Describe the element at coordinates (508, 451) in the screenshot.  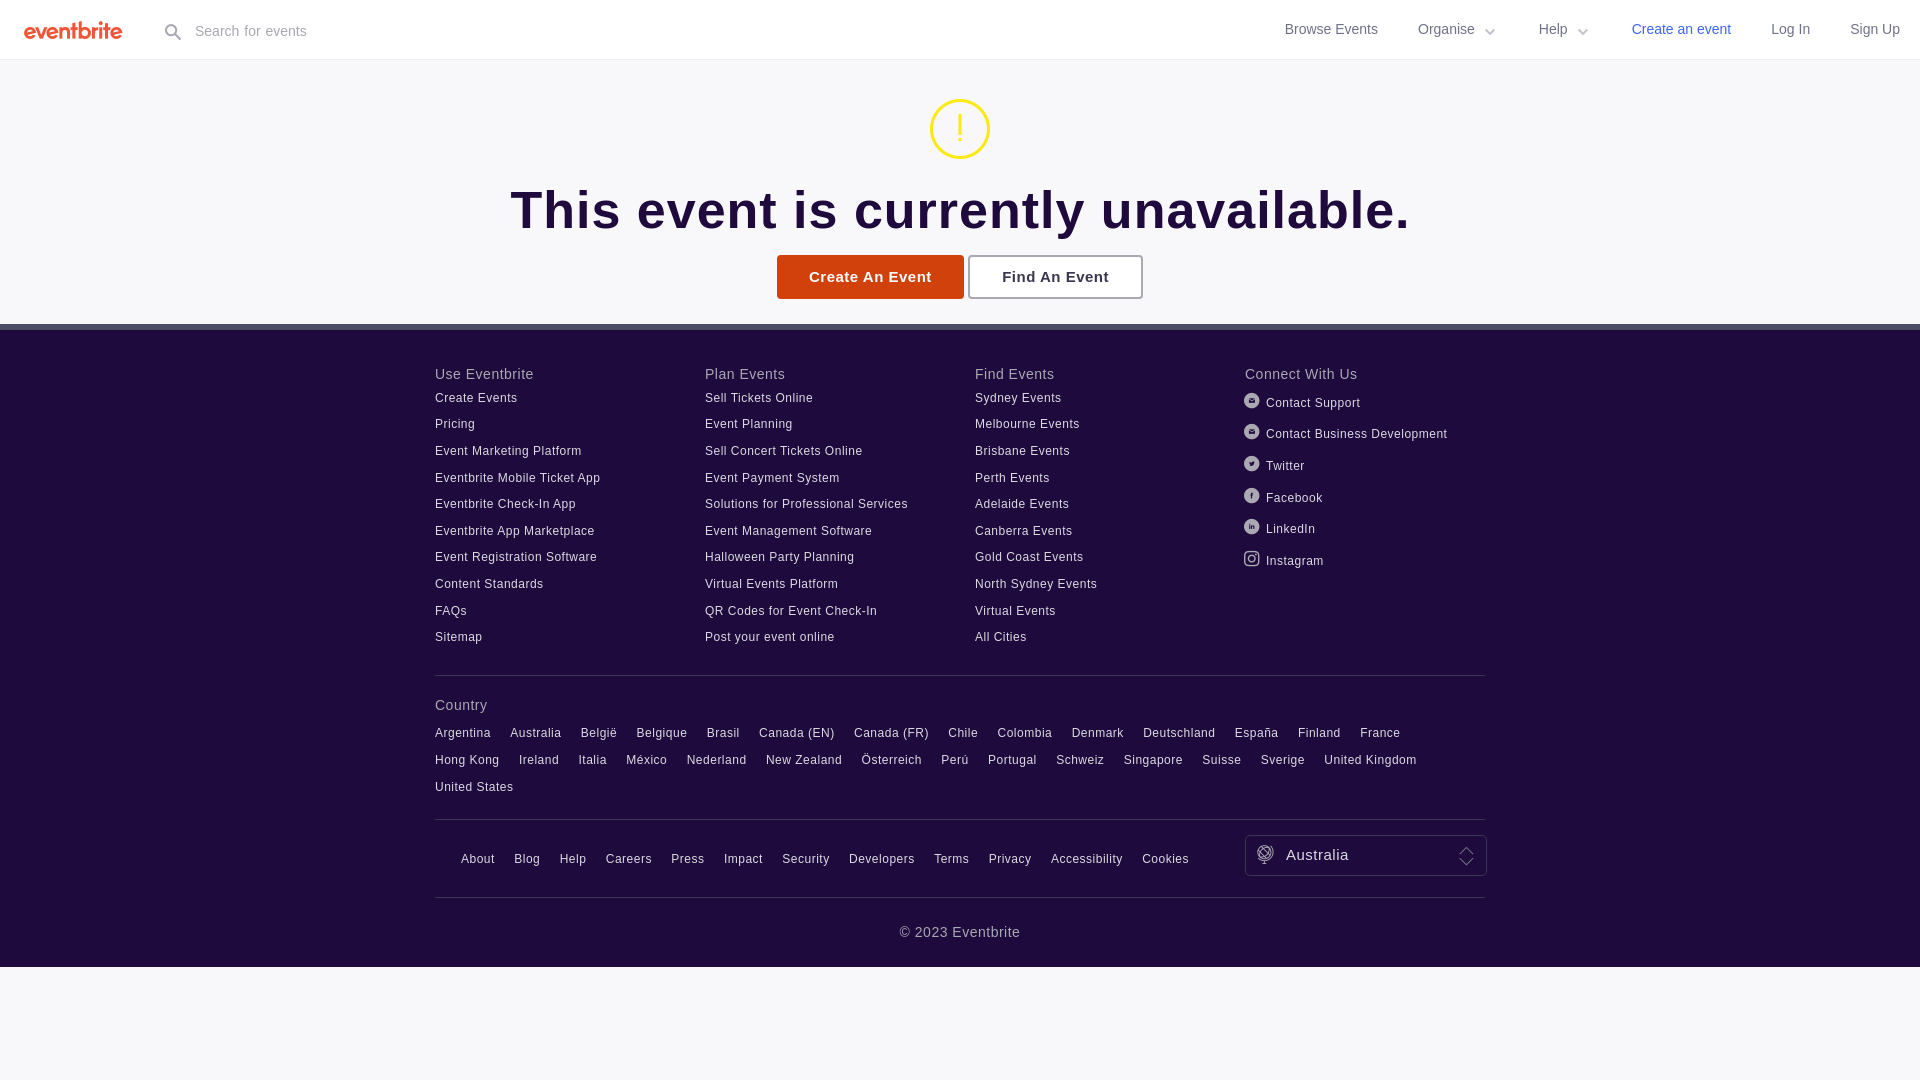
I see `'Event Marketing Platform'` at that location.